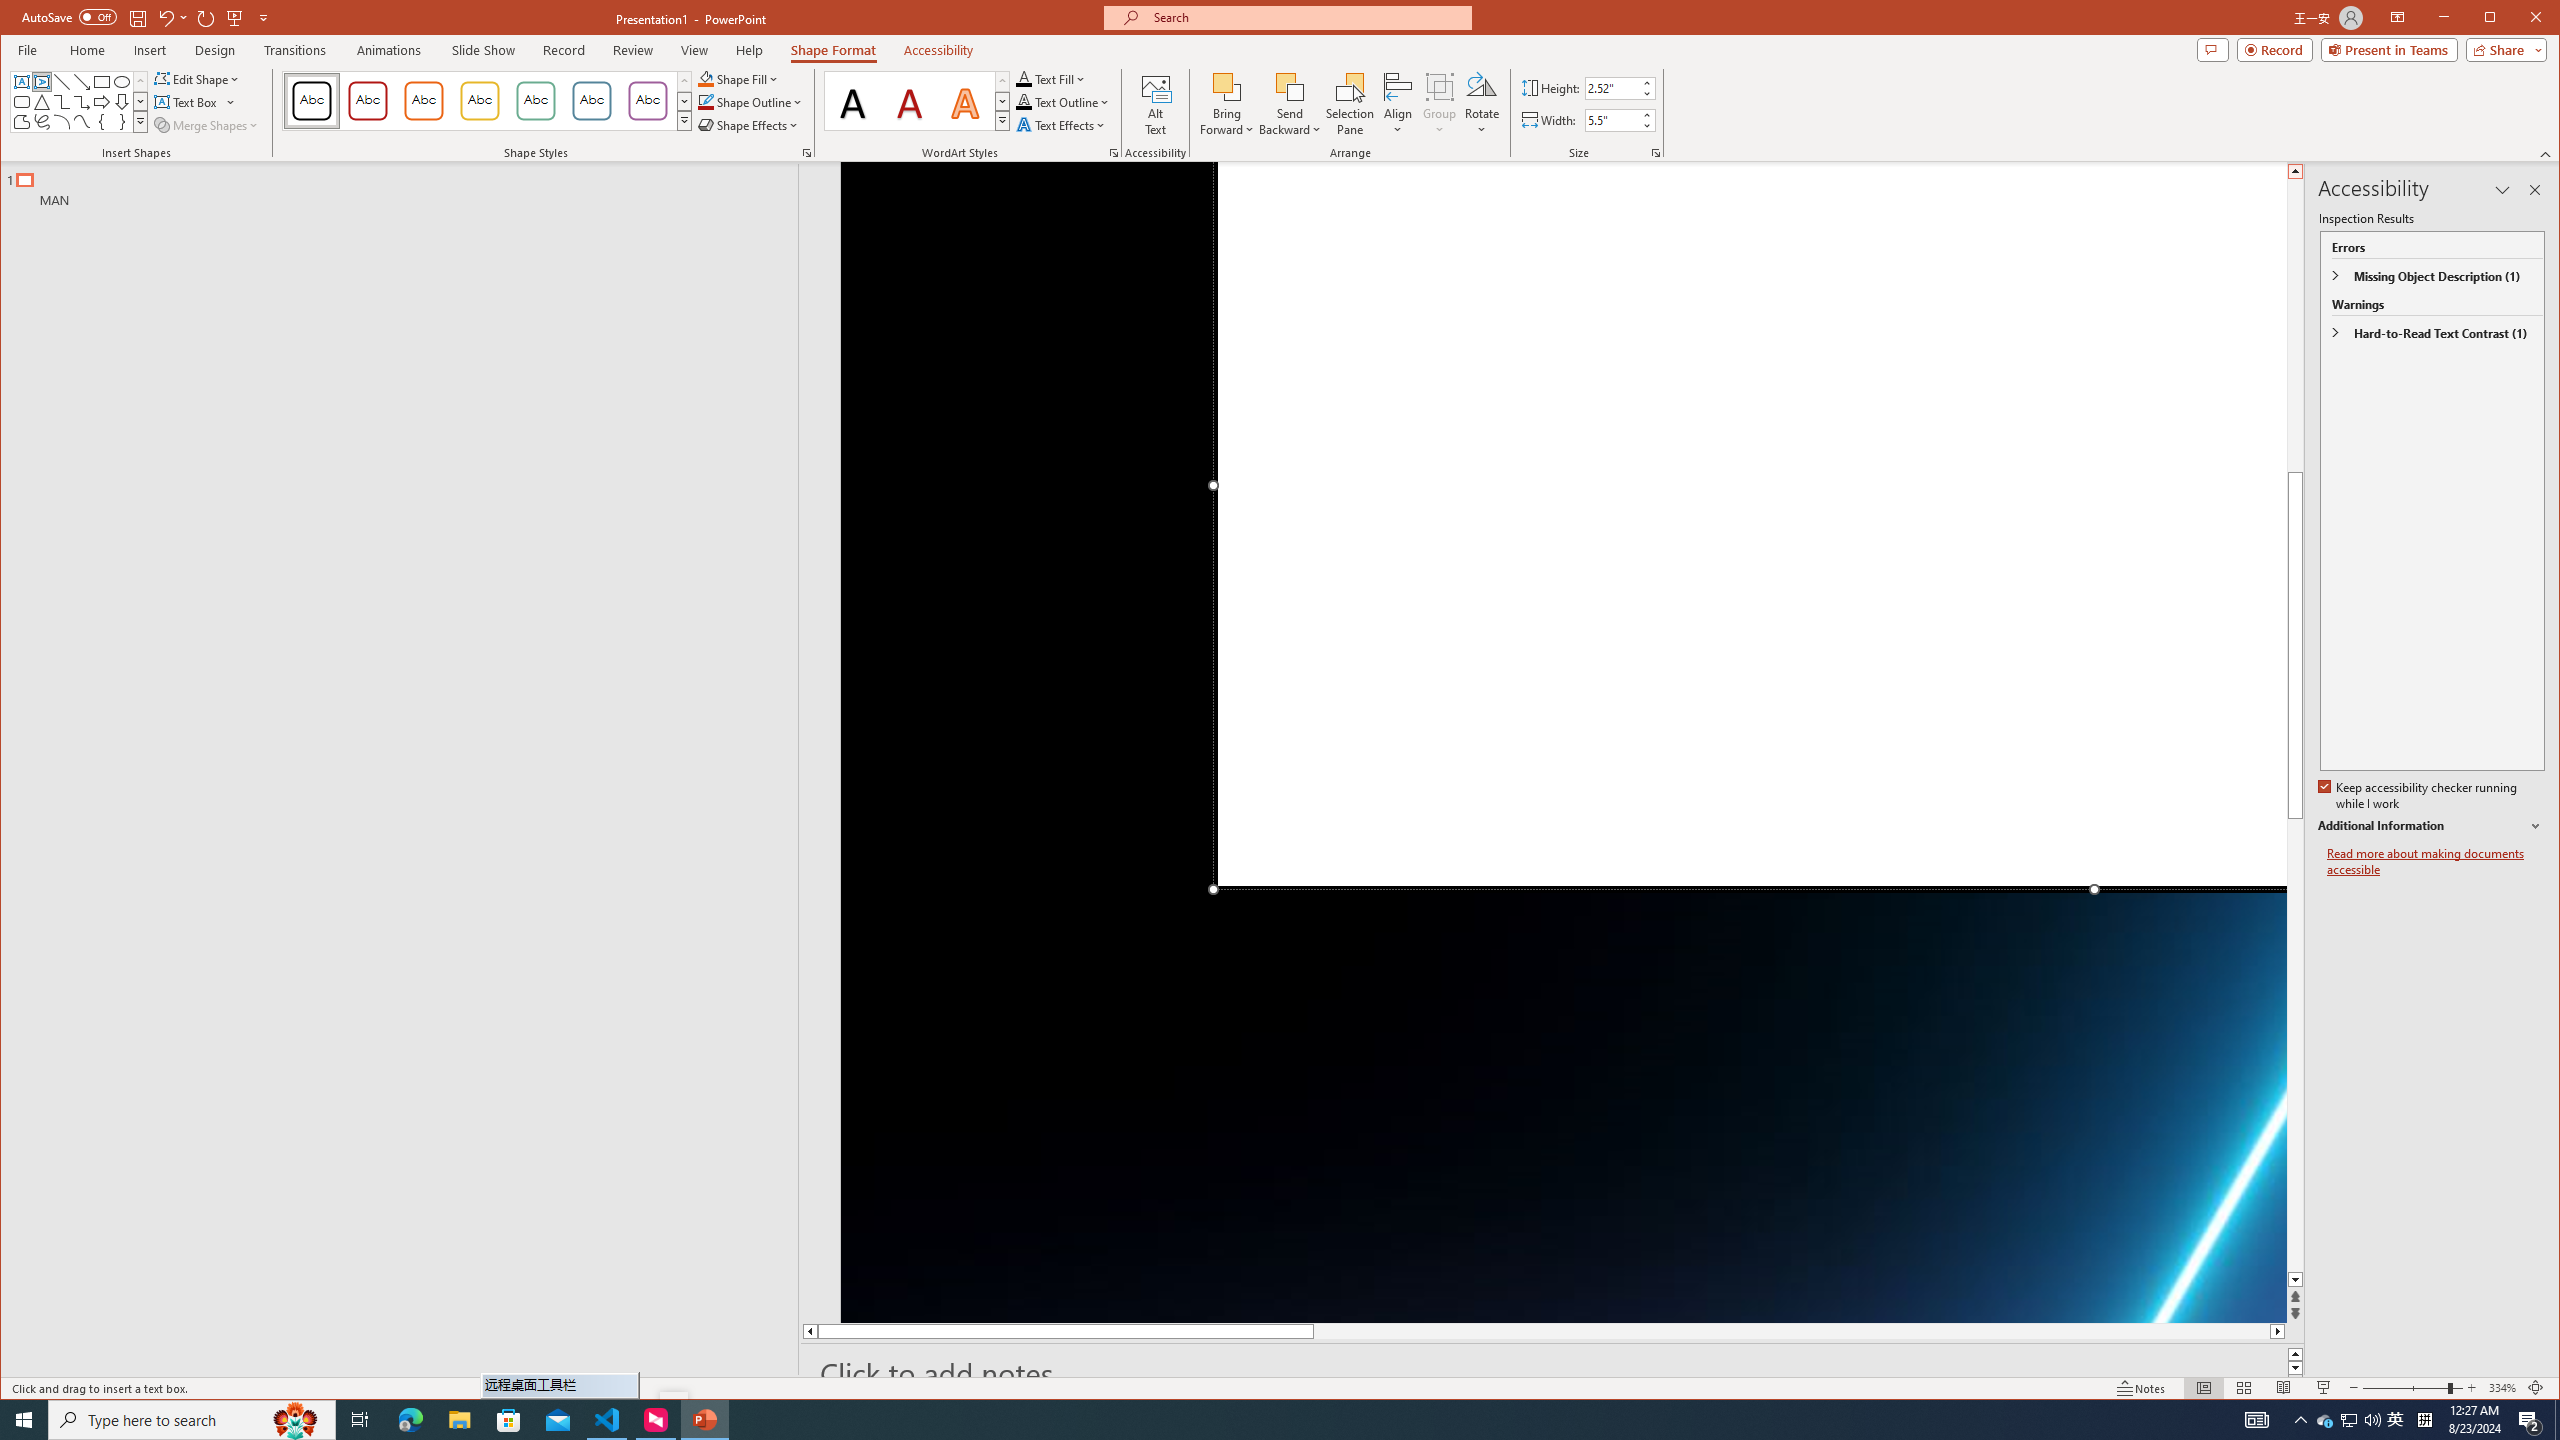 Image resolution: width=2560 pixels, height=1440 pixels. Describe the element at coordinates (423, 100) in the screenshot. I see `'Colored Outline - Orange, Accent 2'` at that location.